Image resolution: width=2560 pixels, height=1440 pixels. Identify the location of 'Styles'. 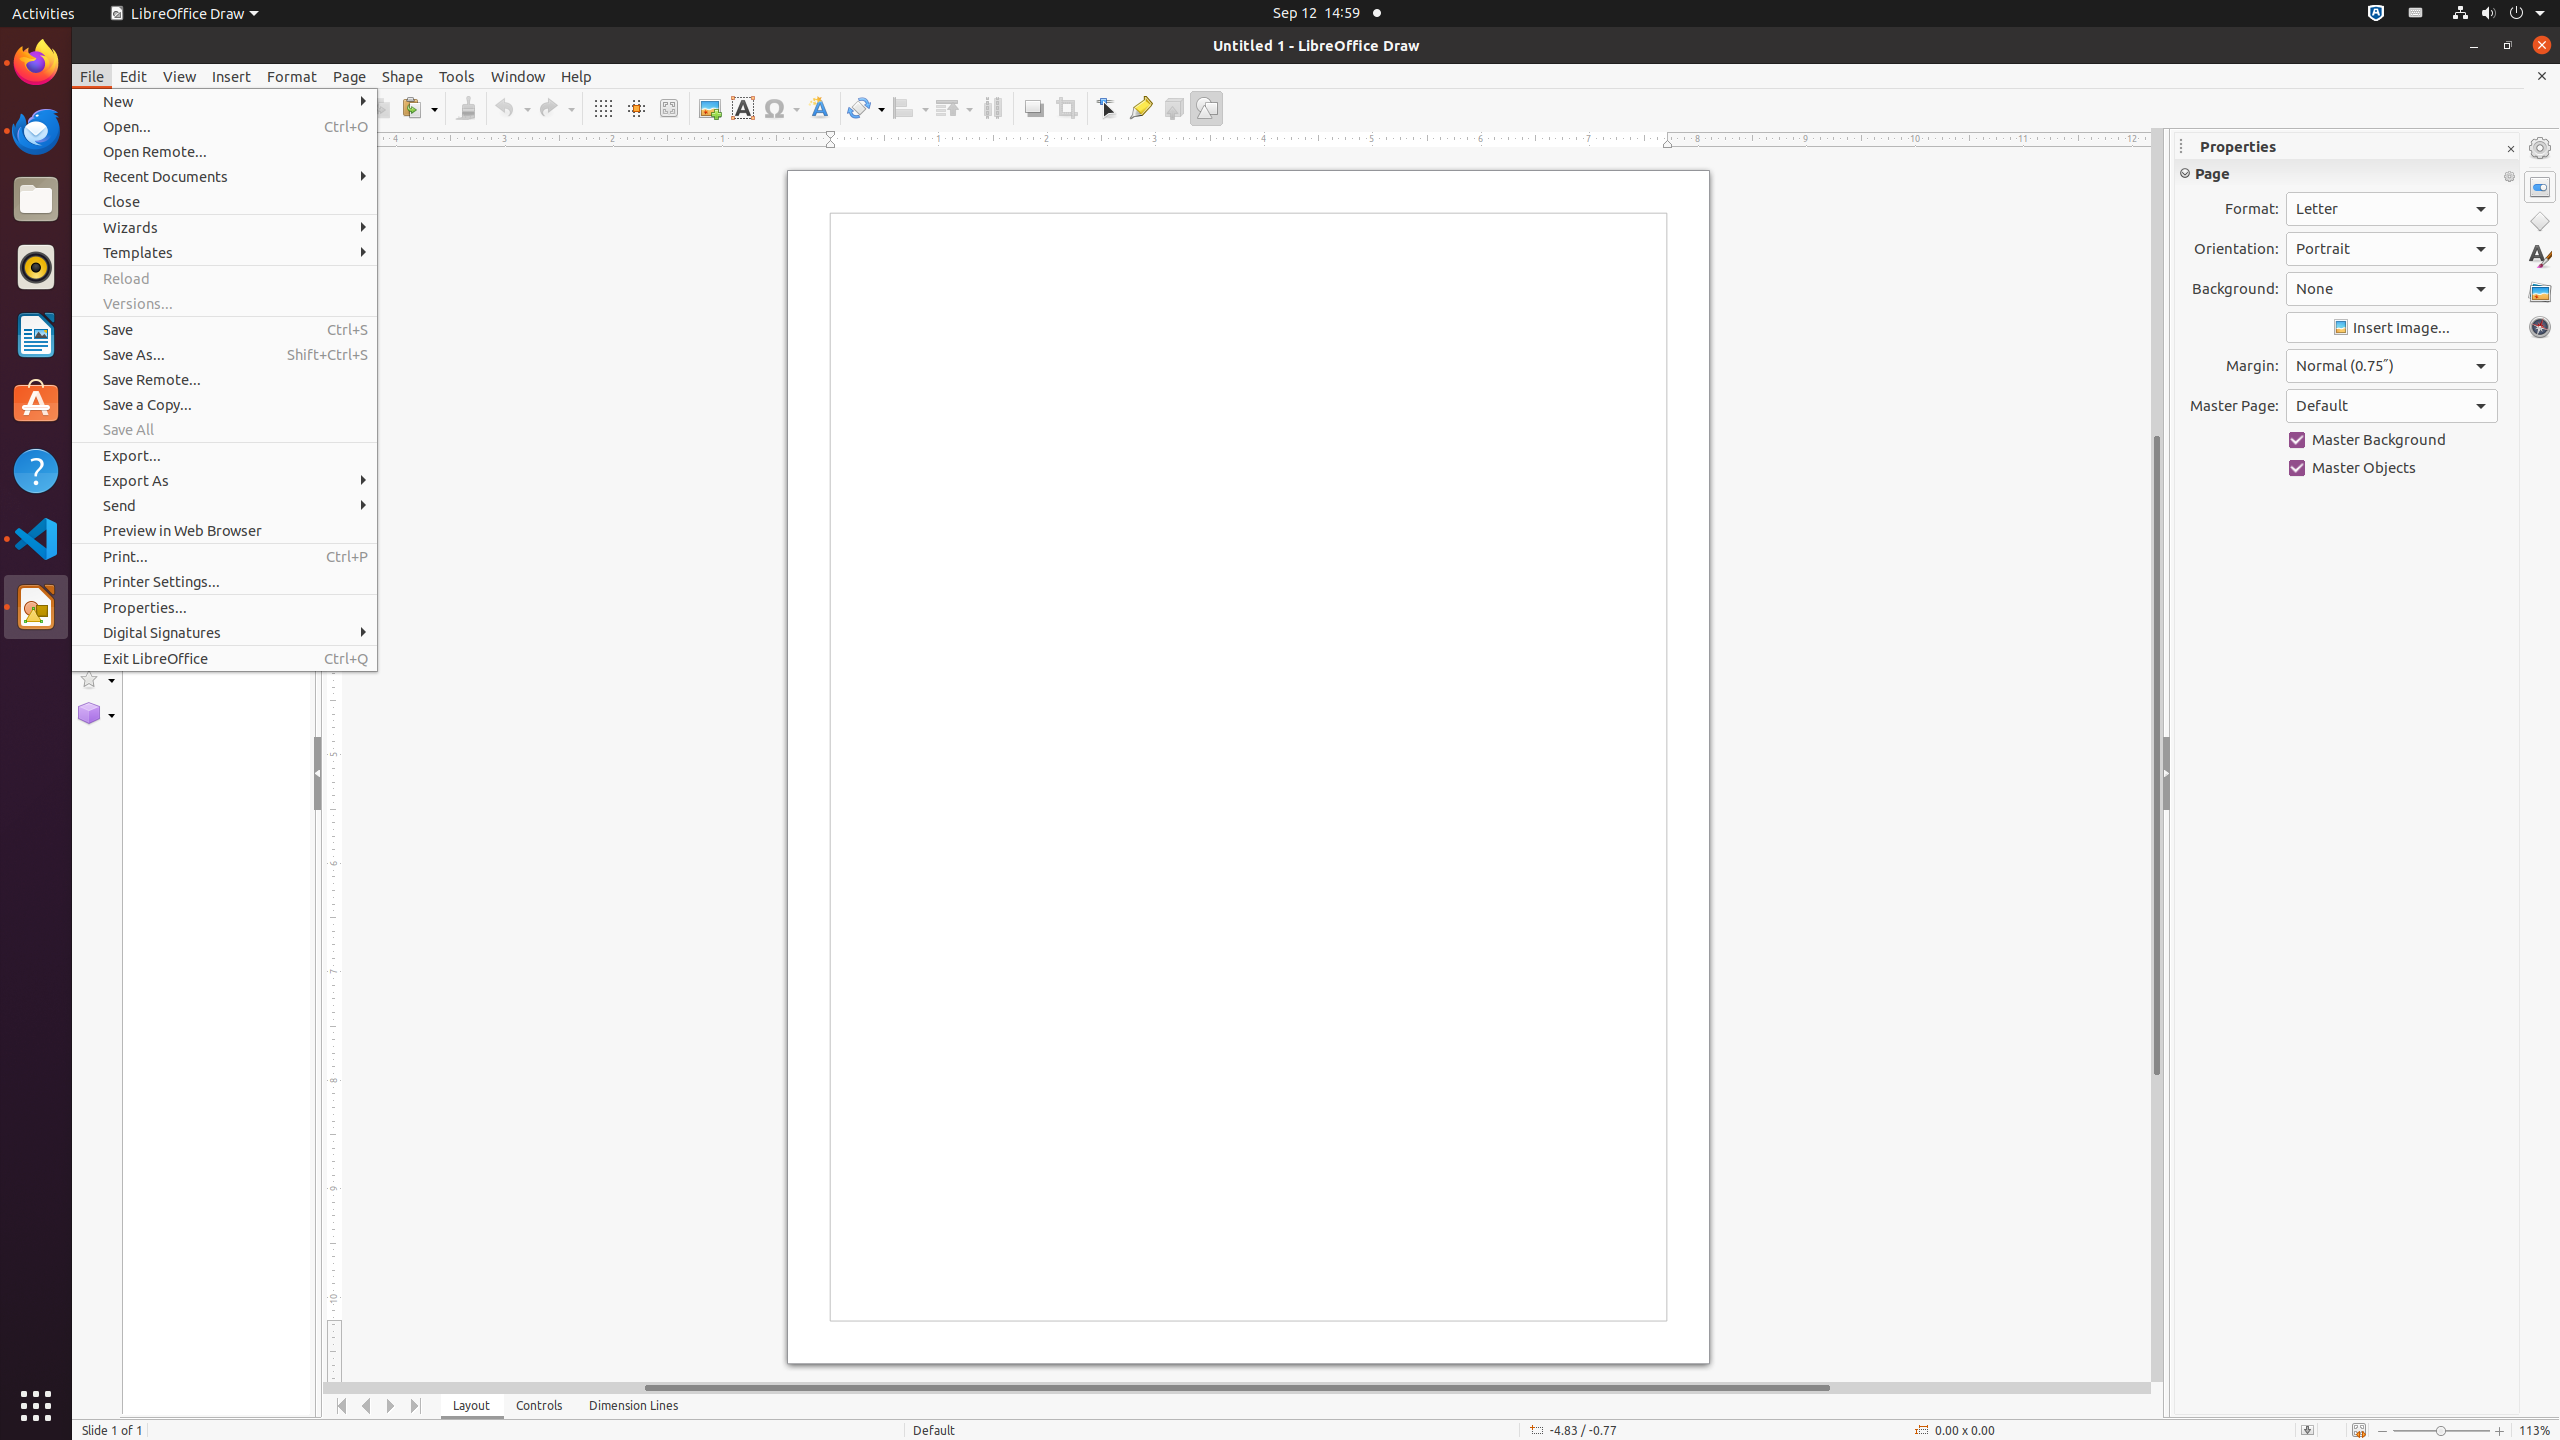
(2539, 256).